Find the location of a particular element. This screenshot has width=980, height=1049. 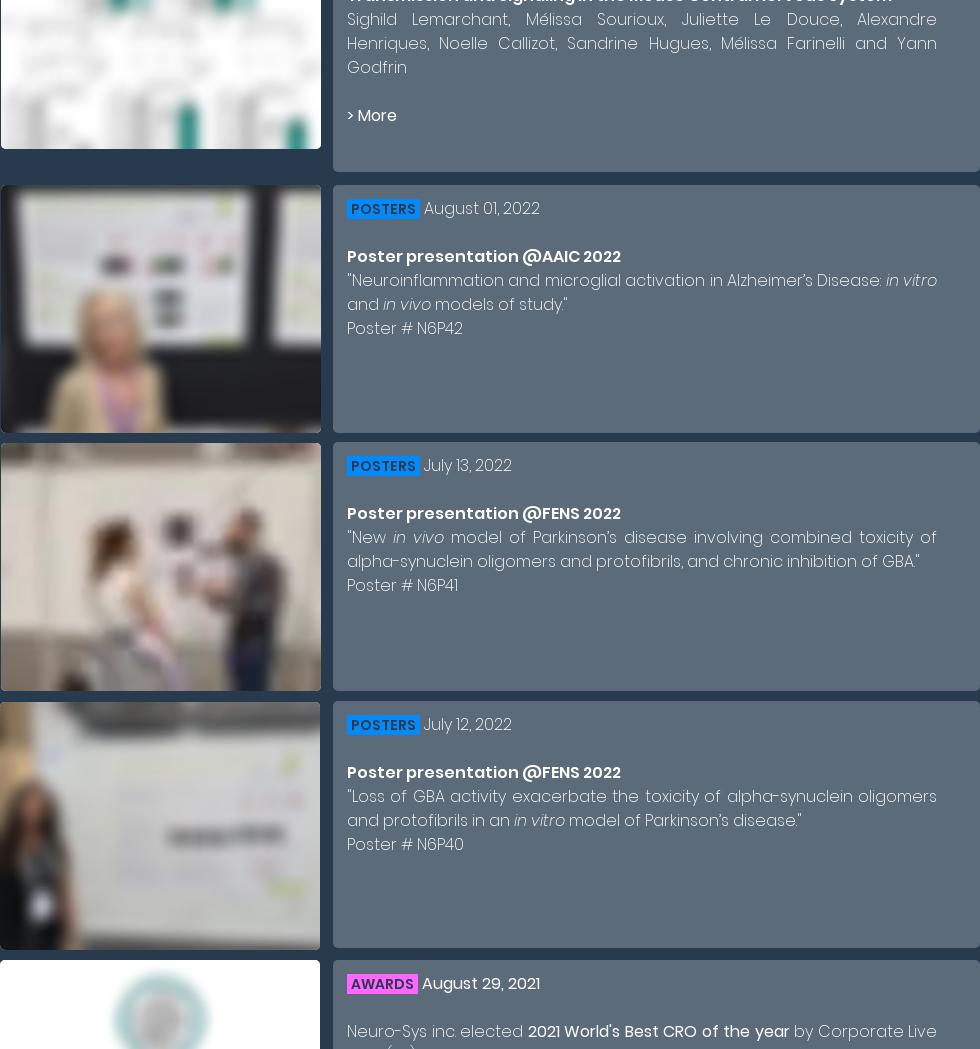

'model of Parkinson’s disease."' is located at coordinates (683, 819).